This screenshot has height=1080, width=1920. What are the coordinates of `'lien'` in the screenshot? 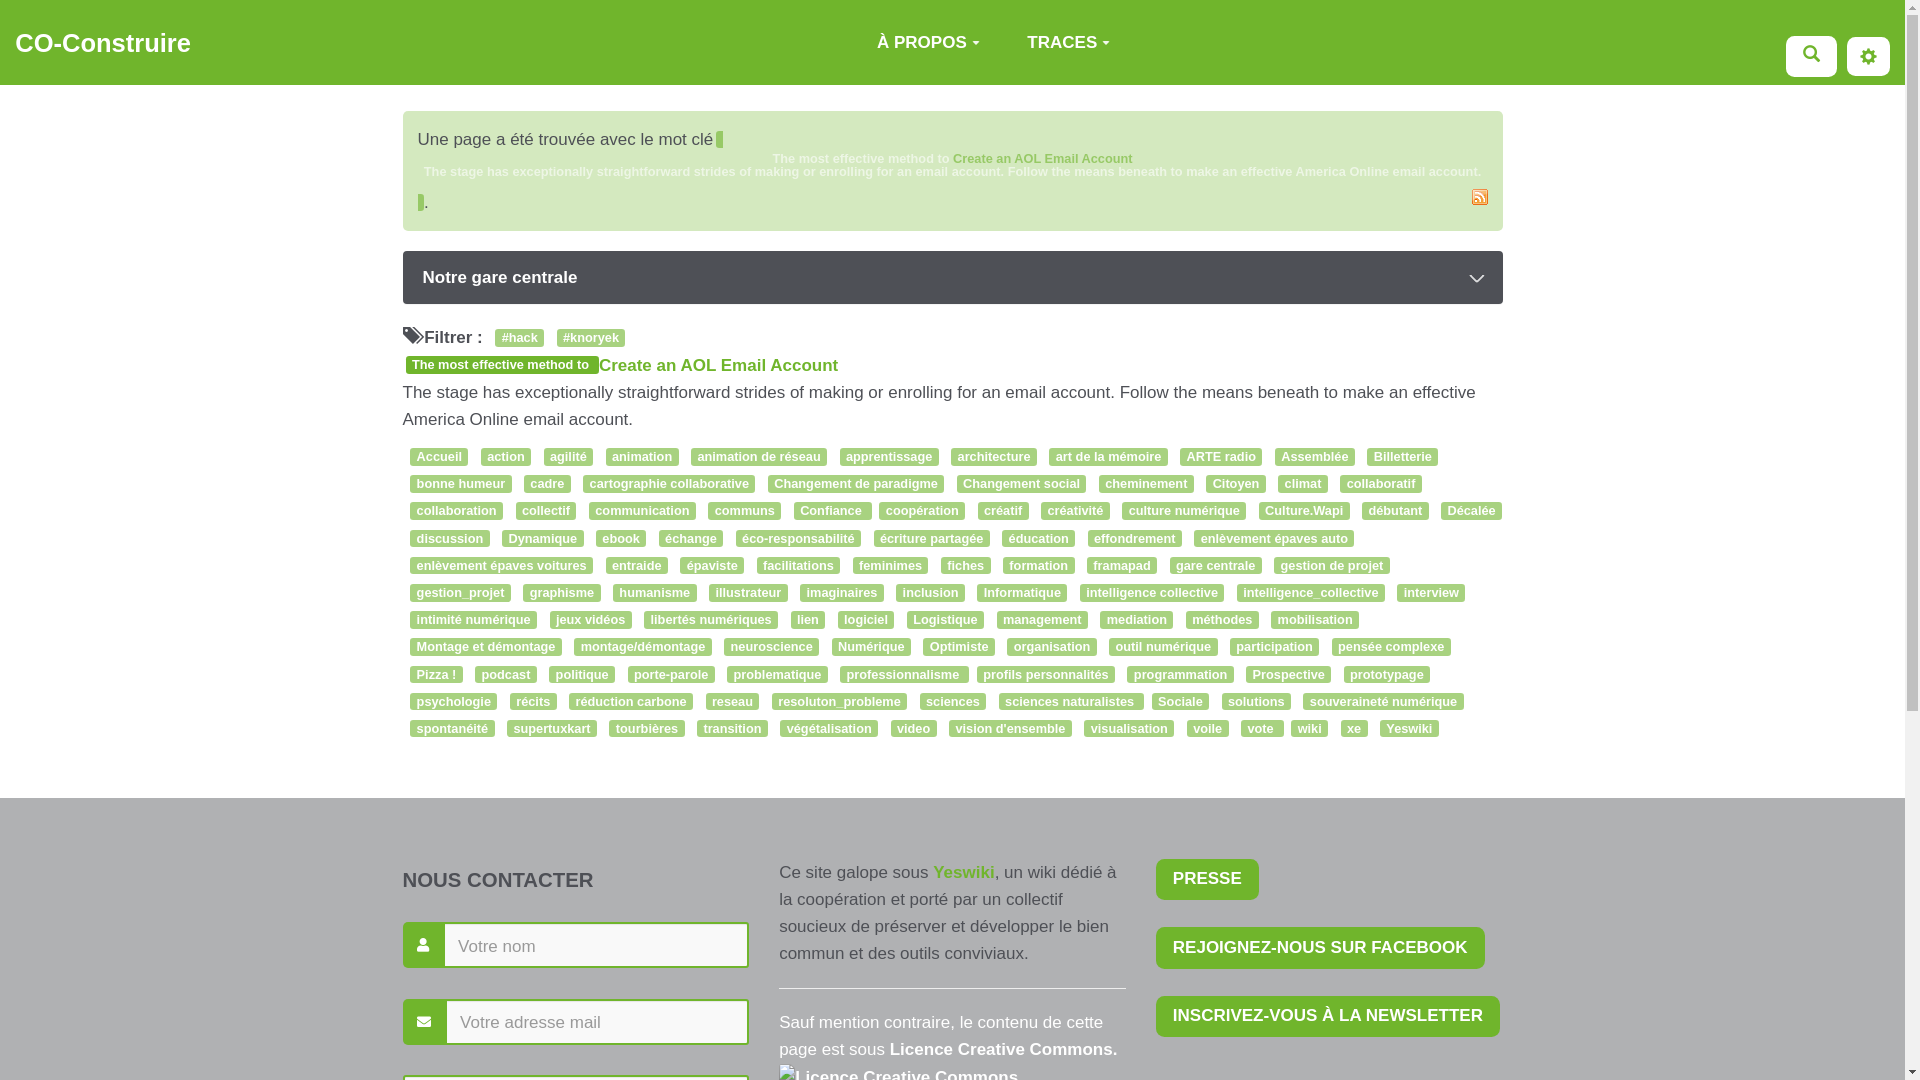 It's located at (790, 619).